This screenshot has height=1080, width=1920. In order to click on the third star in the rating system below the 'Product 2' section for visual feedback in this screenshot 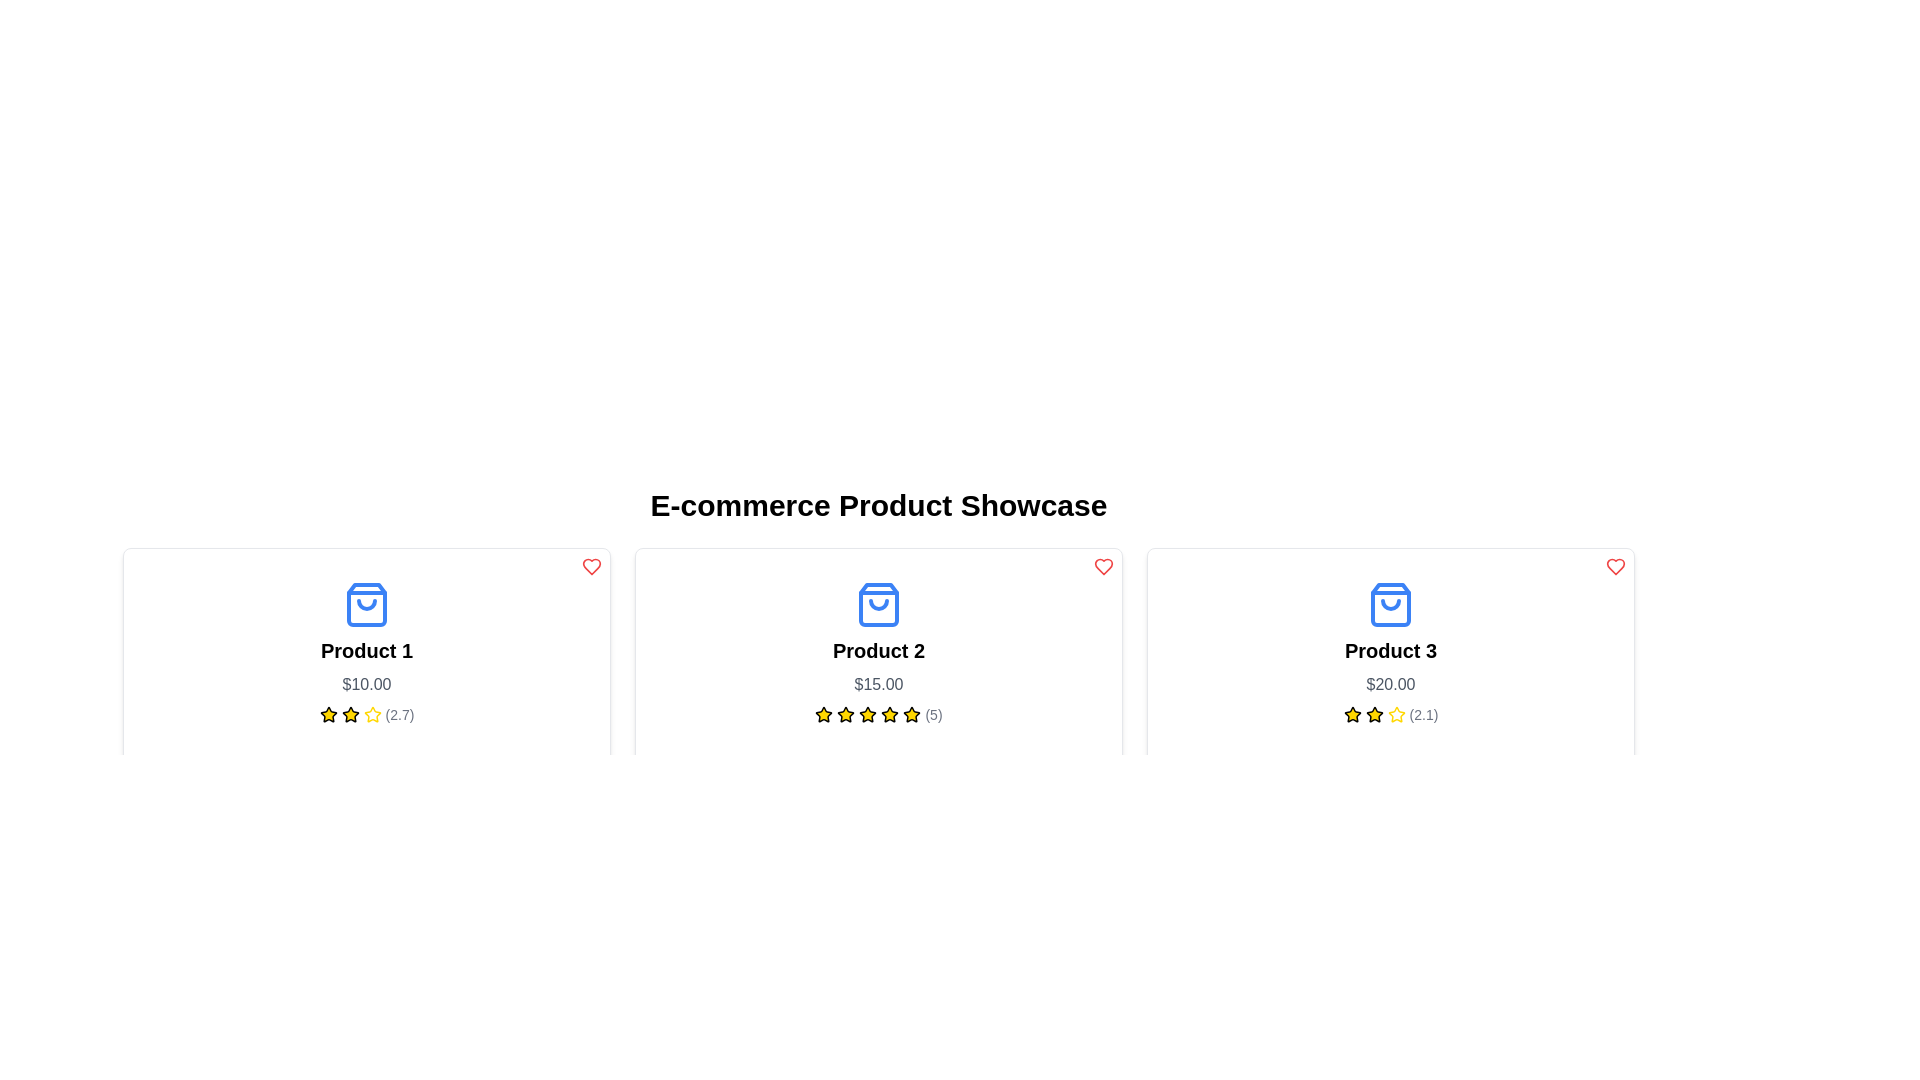, I will do `click(846, 713)`.